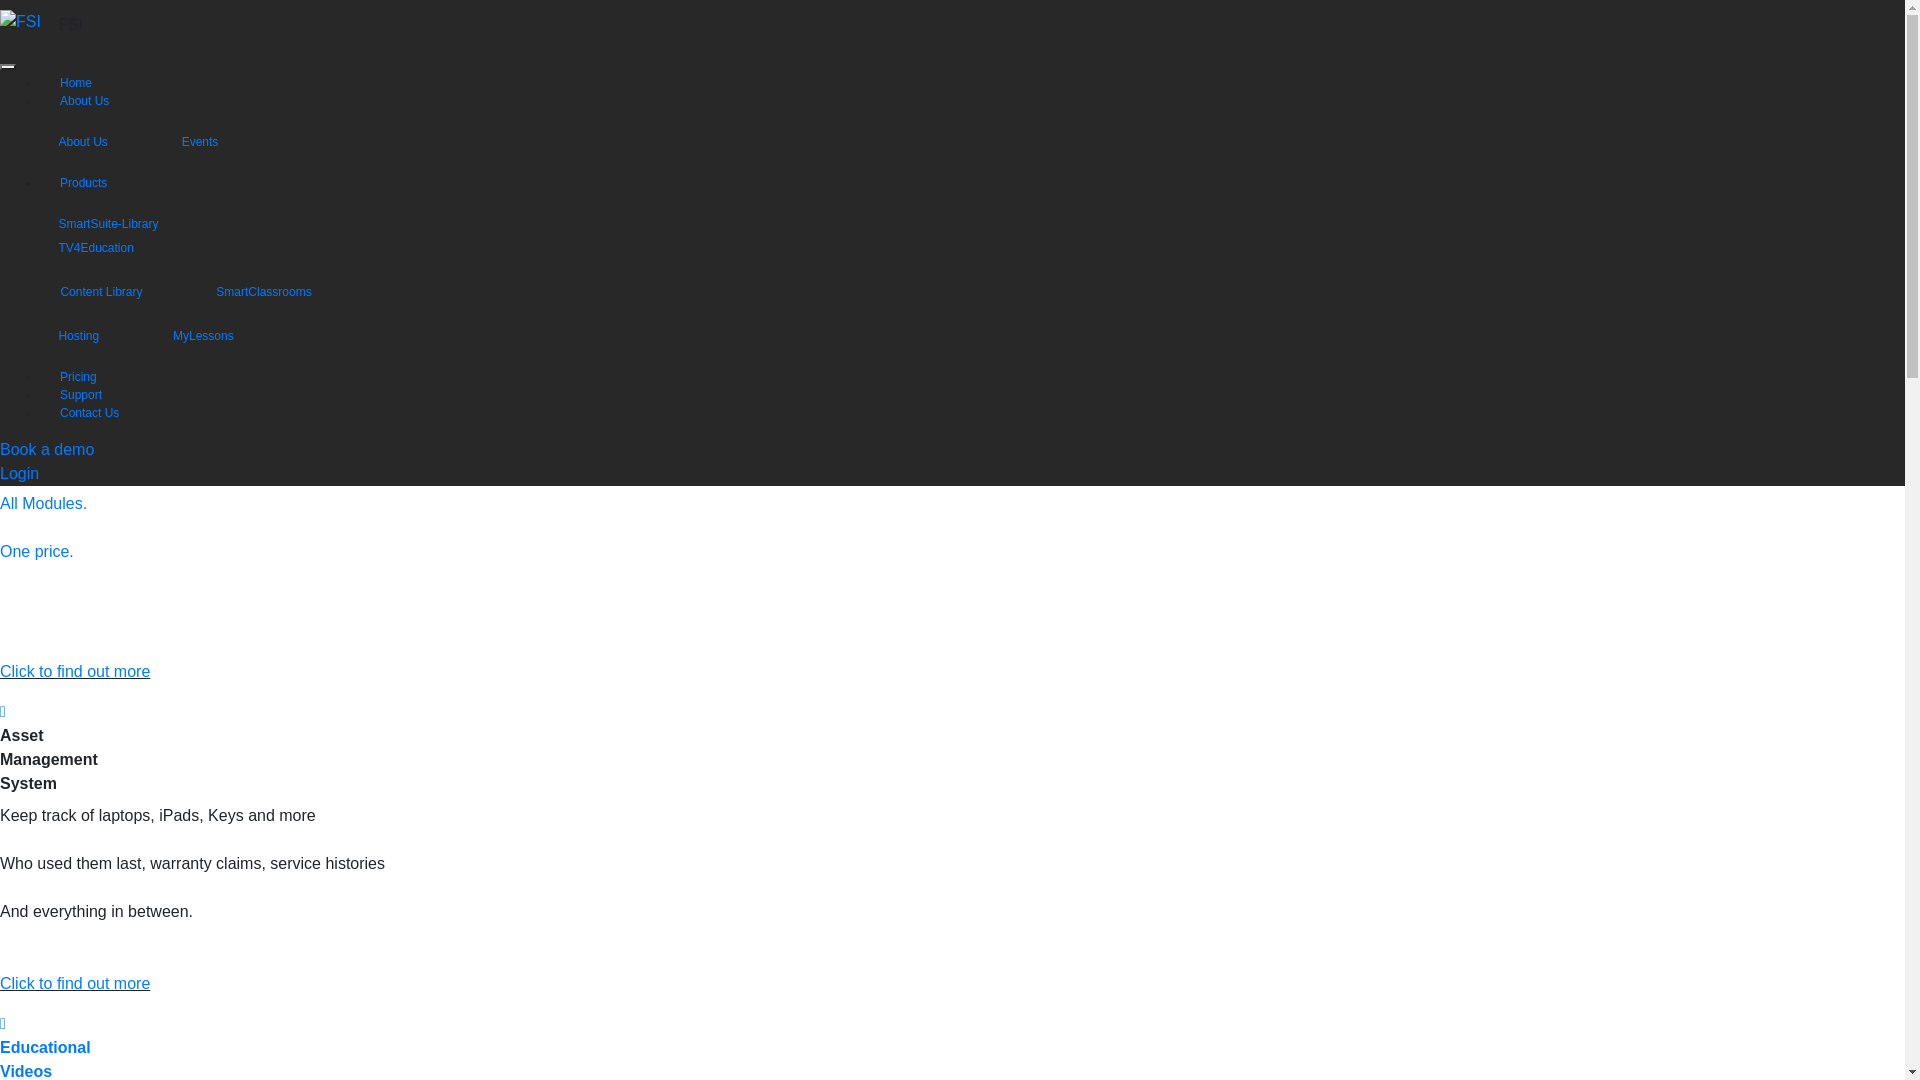  Describe the element at coordinates (19, 473) in the screenshot. I see `'Login'` at that location.